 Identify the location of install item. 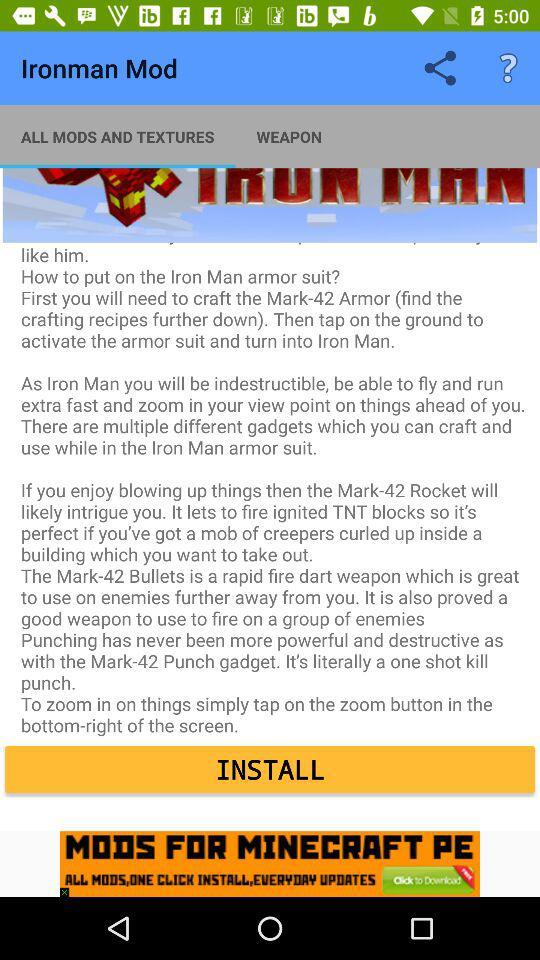
(270, 768).